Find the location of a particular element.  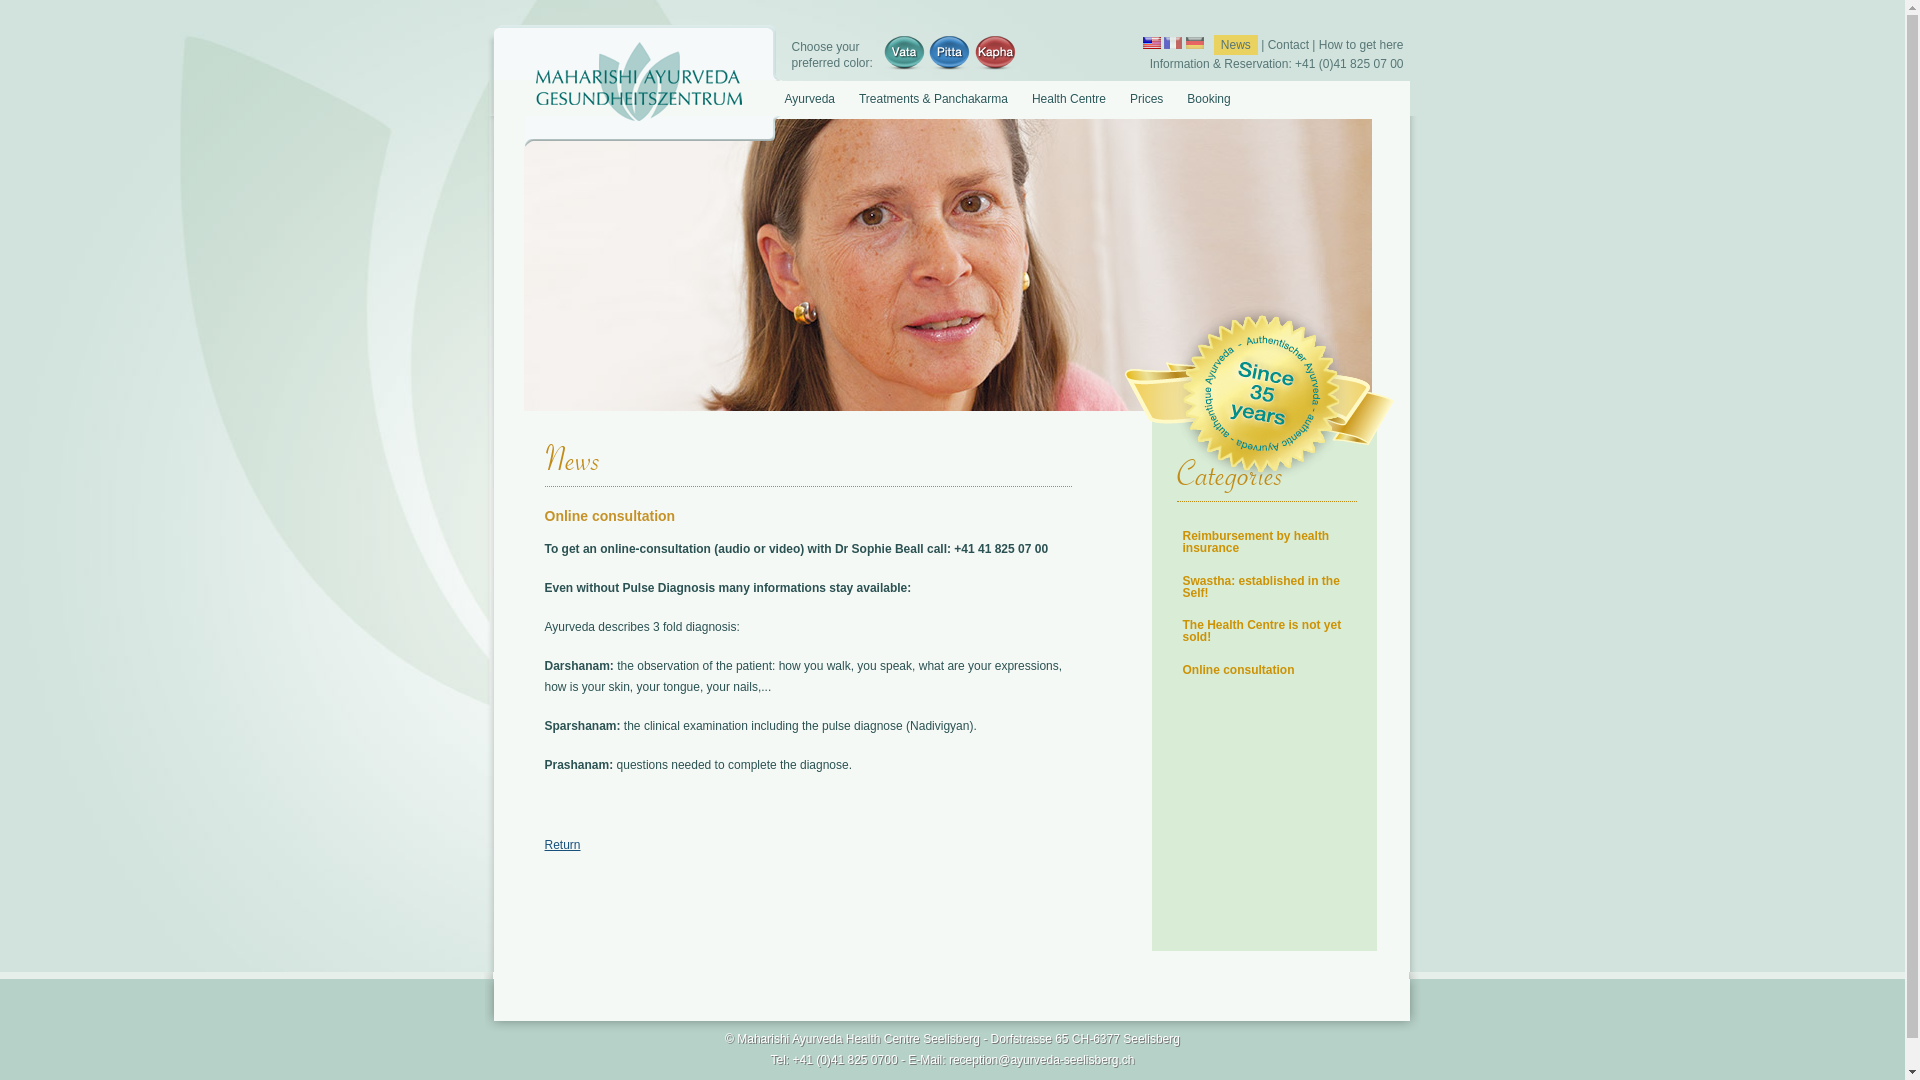

'Swastha: established in the Self!' is located at coordinates (1259, 585).